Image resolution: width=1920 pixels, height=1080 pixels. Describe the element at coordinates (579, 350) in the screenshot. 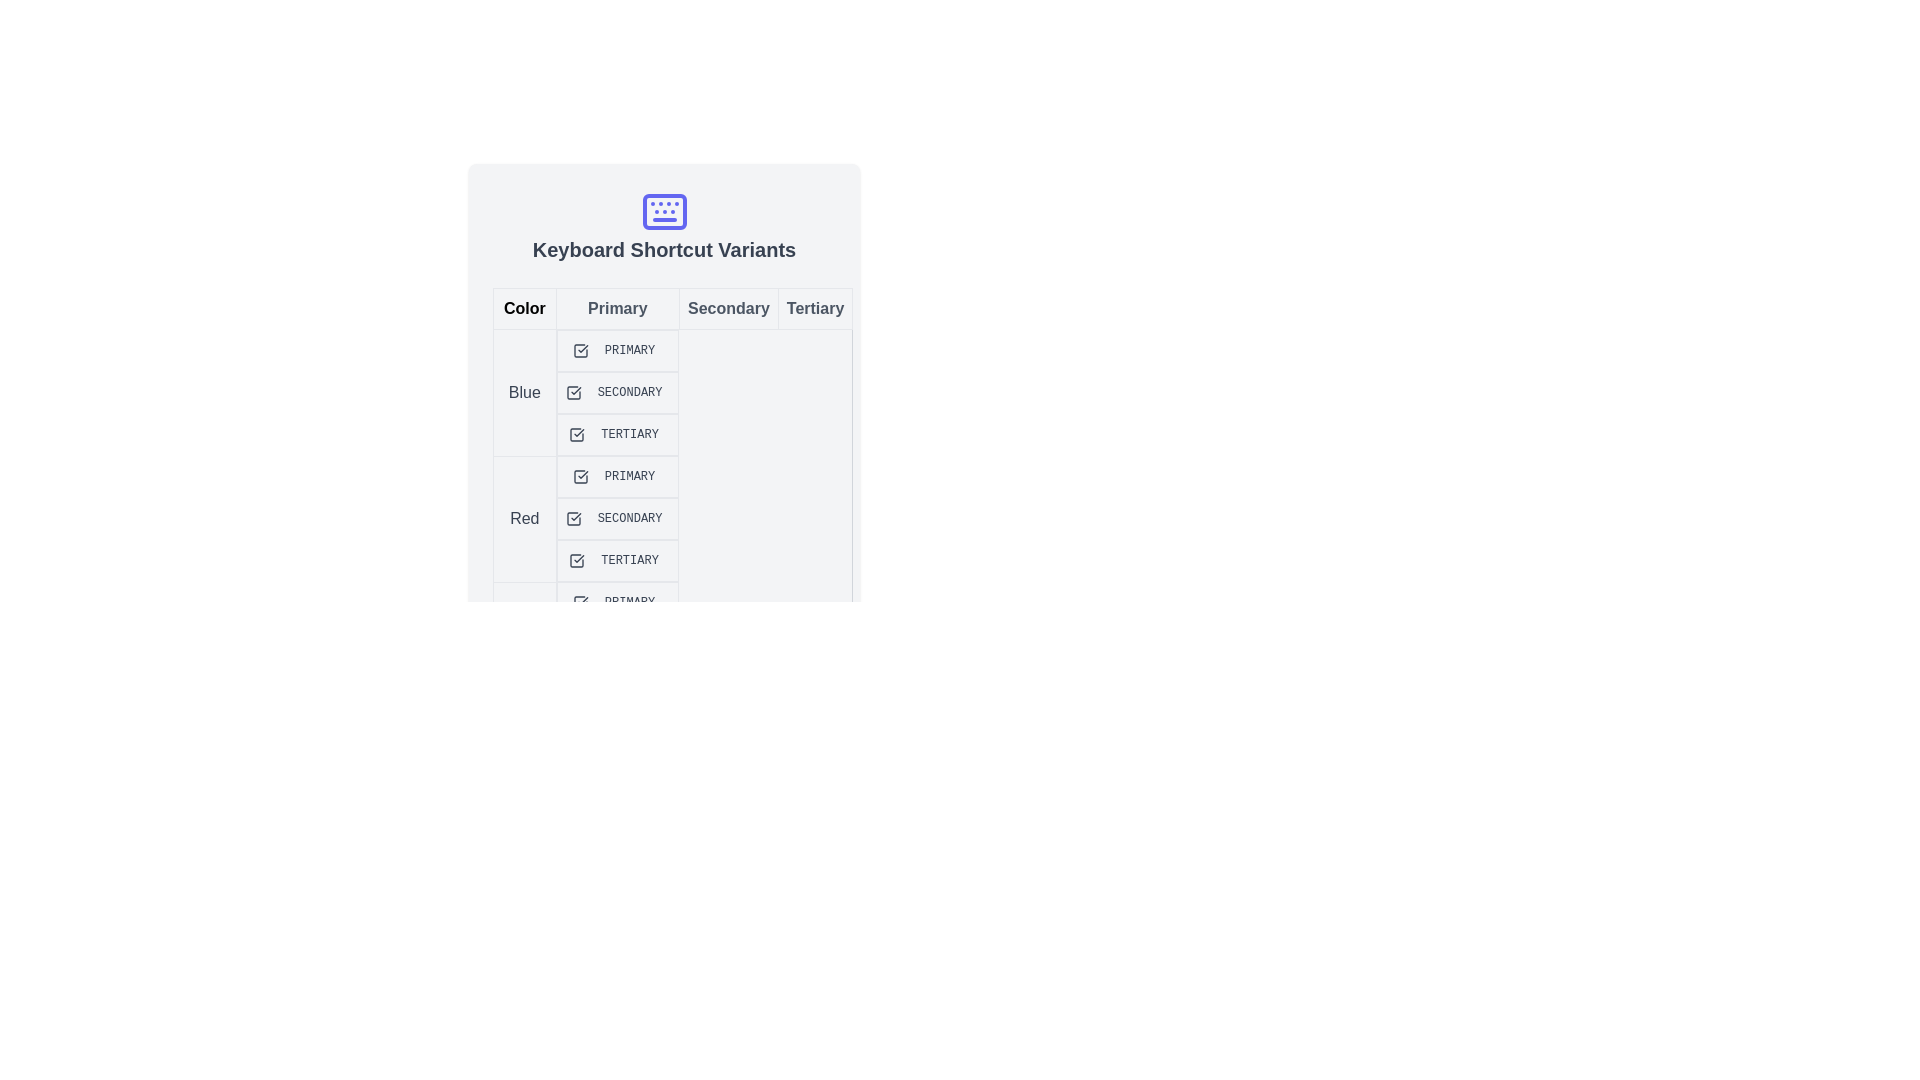

I see `the blue checkbox icon labeled 'Primary'` at that location.